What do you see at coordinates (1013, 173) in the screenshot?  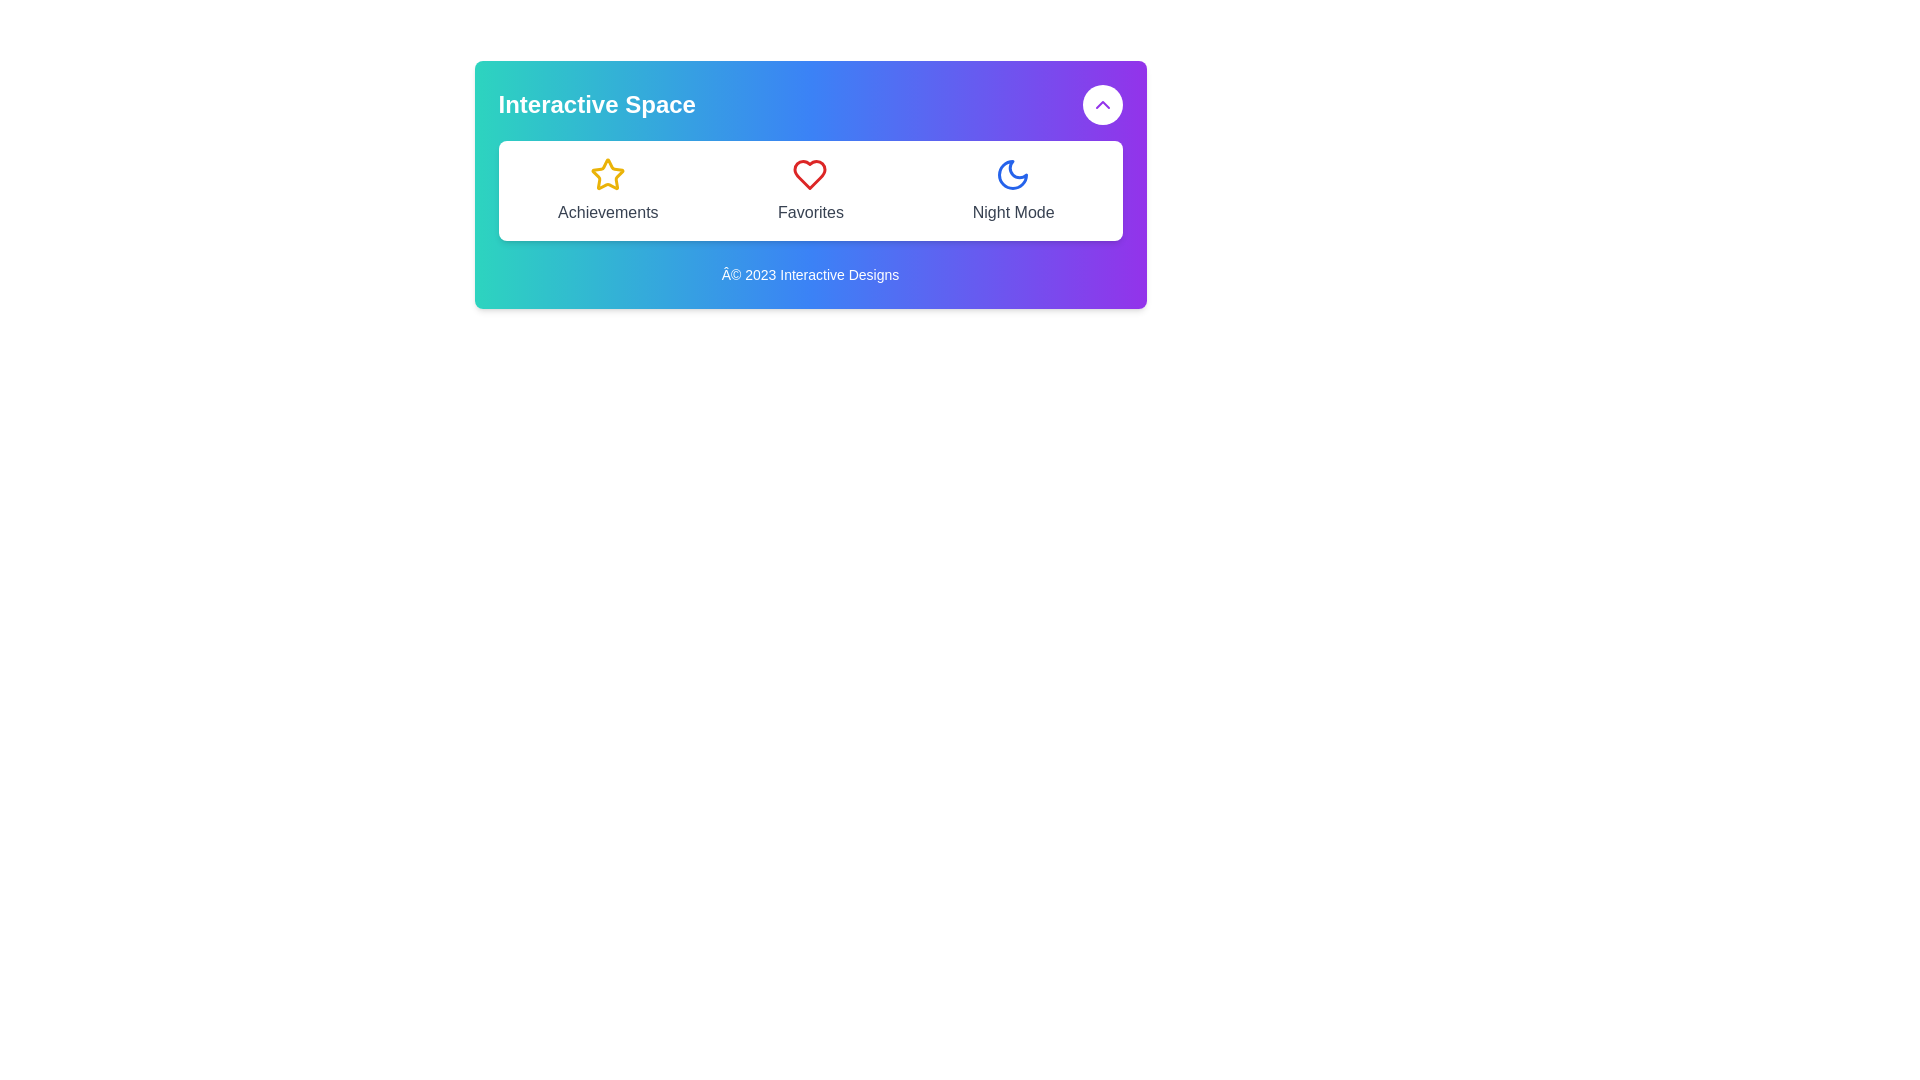 I see `the night mode icon, which is the third icon in a row of three, located above the label 'Night Mode', to the right of the heart icon` at bounding box center [1013, 173].